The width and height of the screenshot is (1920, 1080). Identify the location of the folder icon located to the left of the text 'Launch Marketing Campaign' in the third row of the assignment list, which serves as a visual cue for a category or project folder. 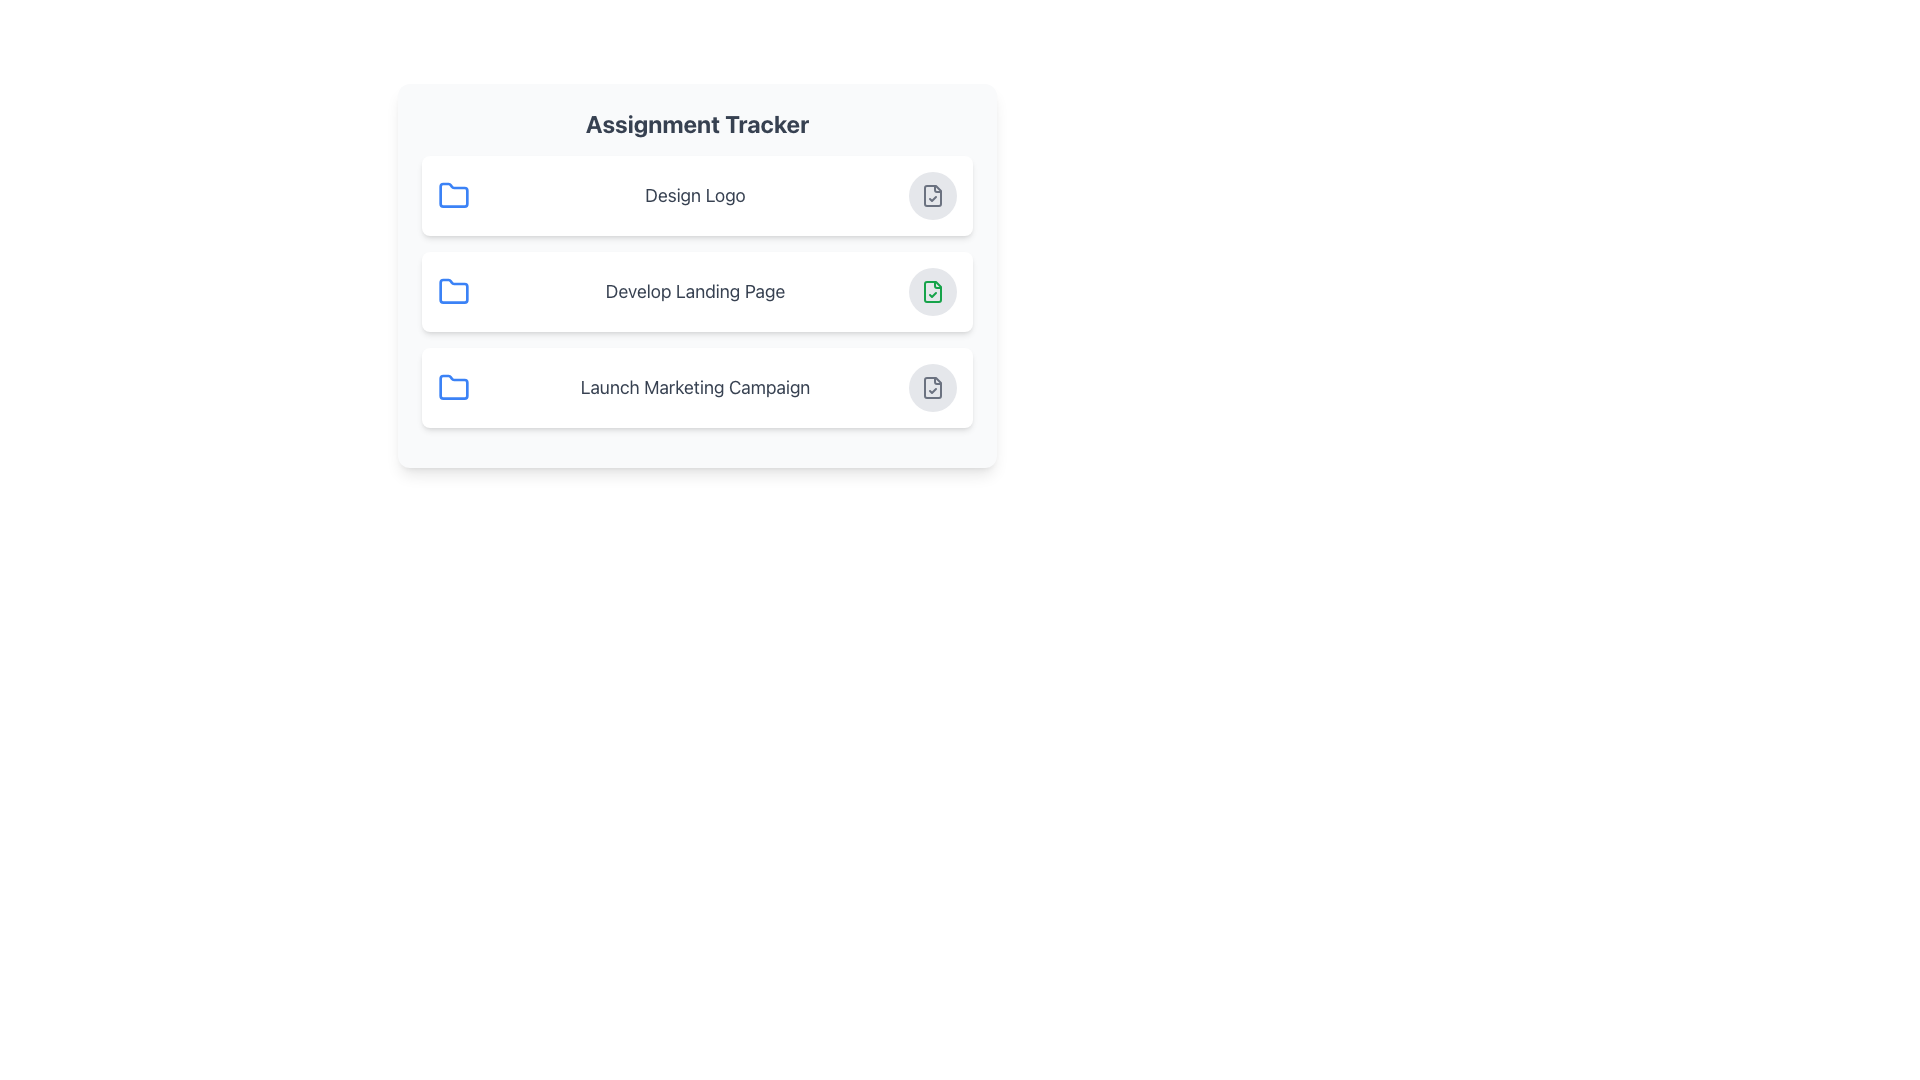
(453, 388).